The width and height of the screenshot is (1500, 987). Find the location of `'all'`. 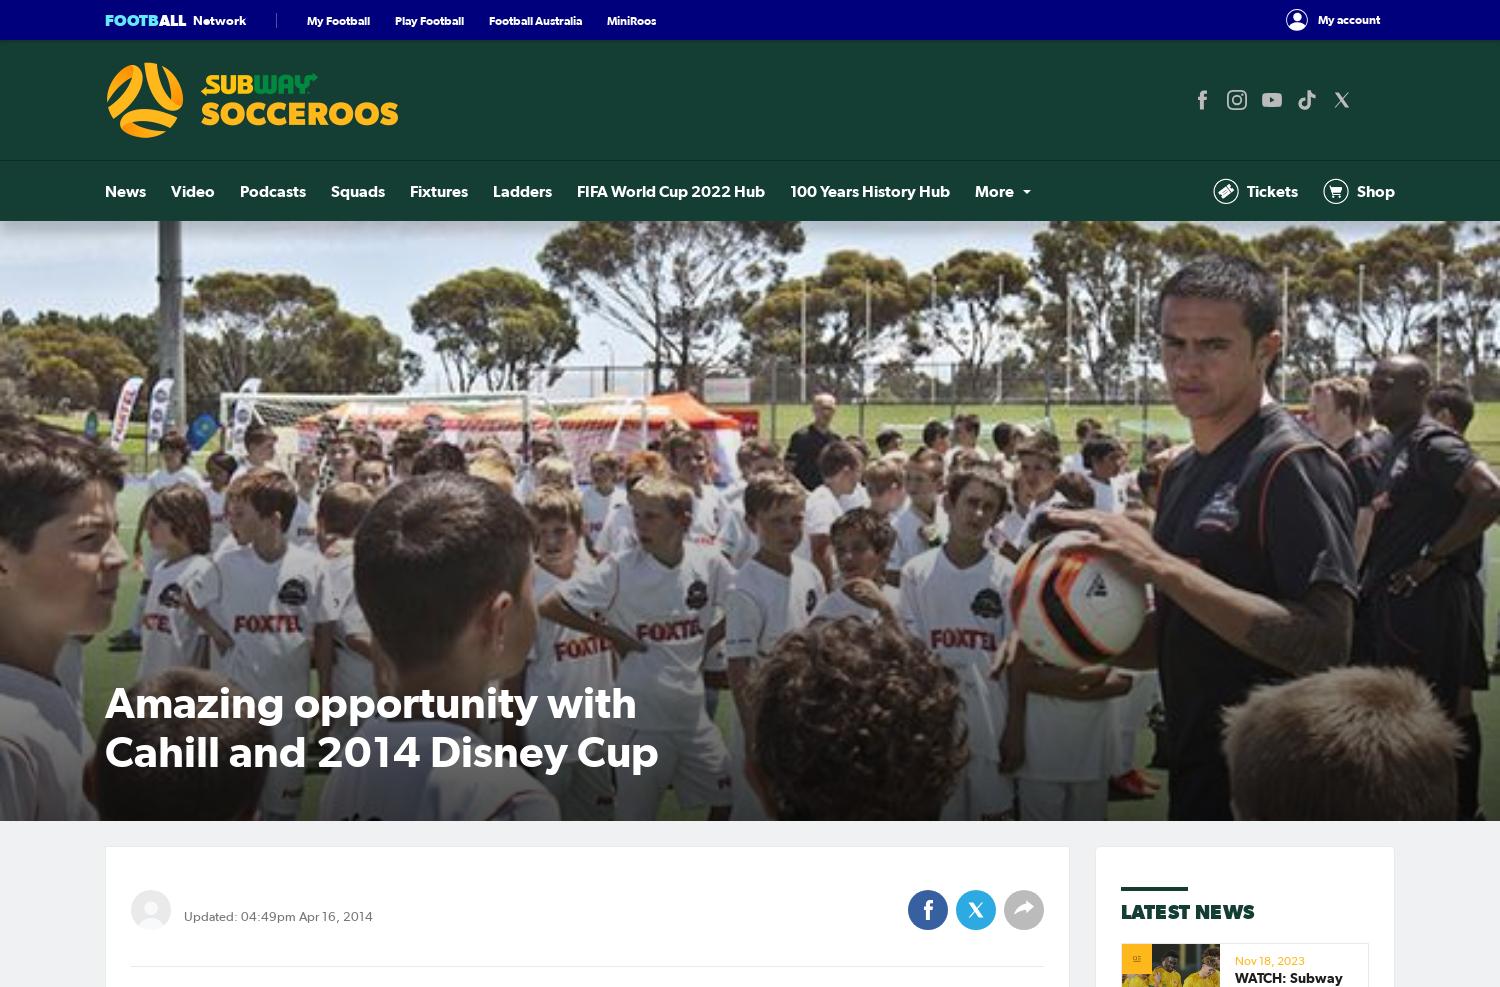

'all' is located at coordinates (172, 19).